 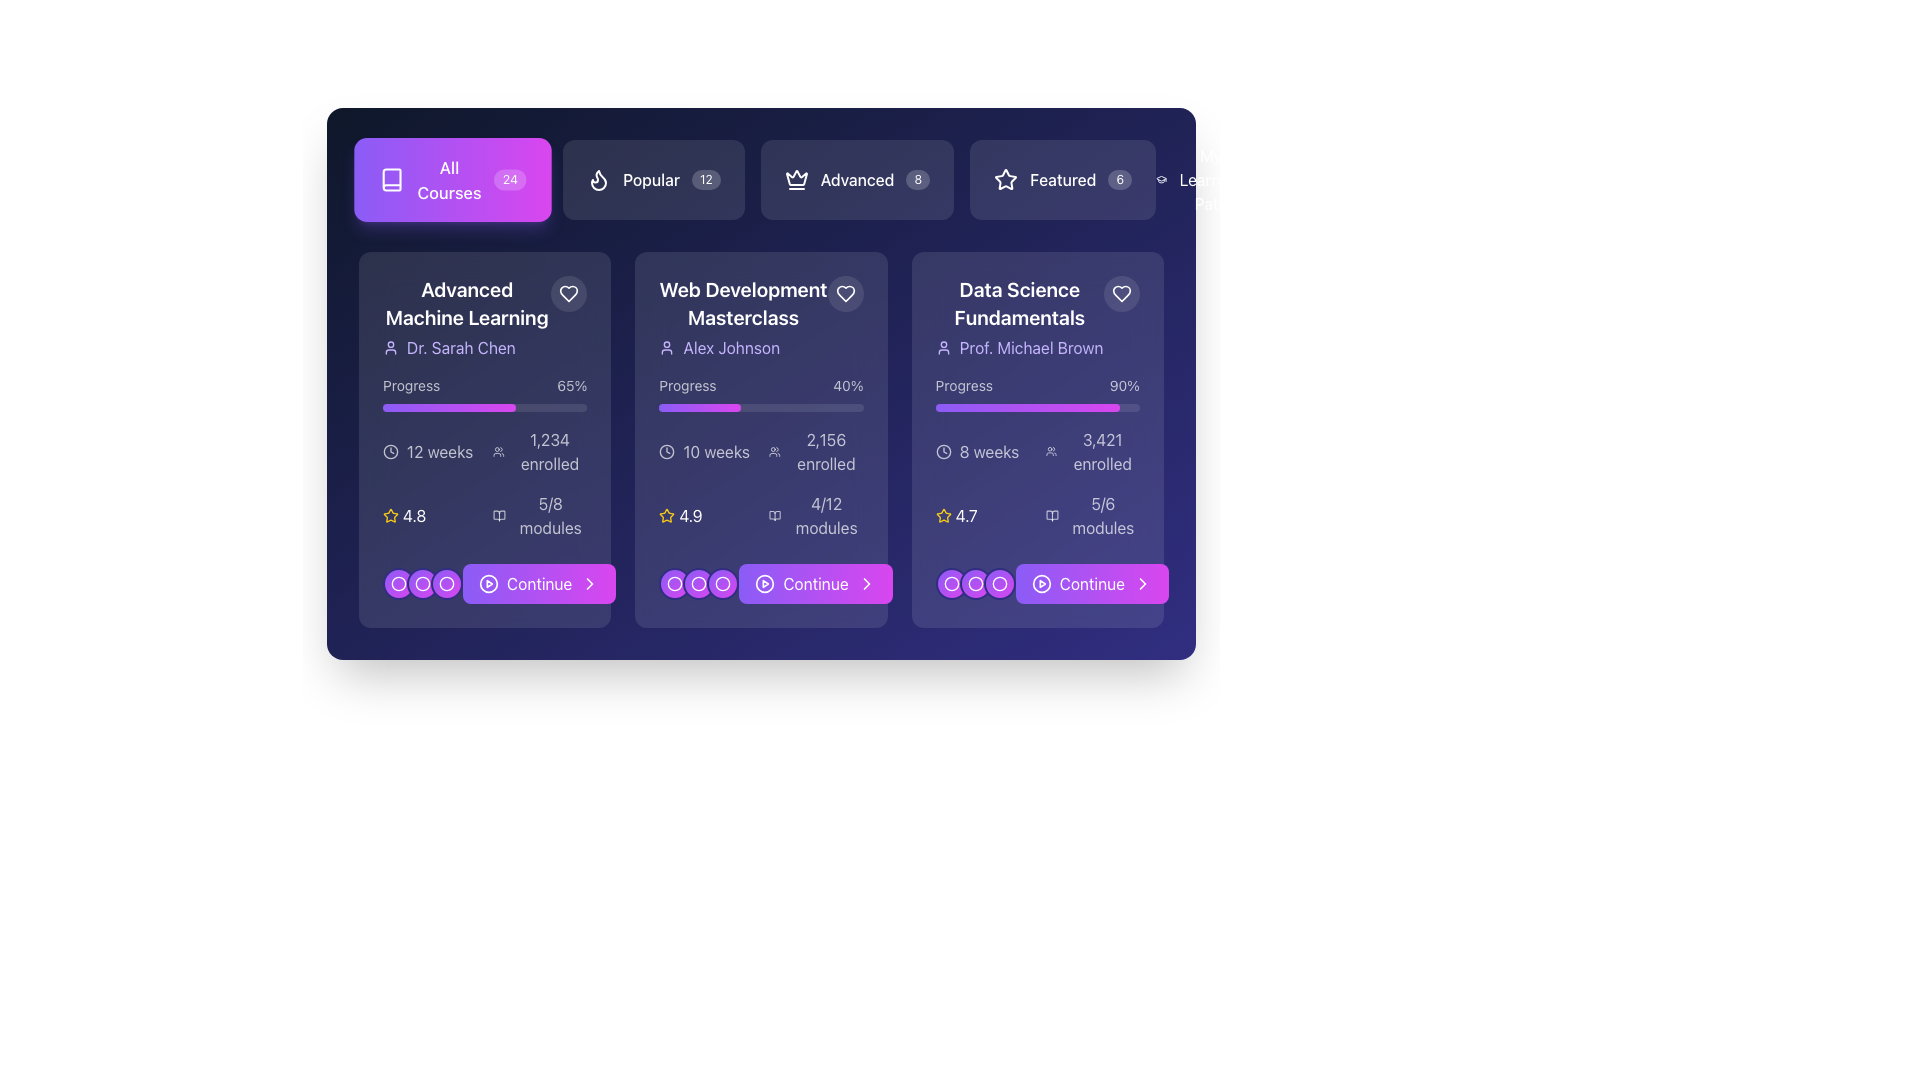 I want to click on the star-shaped icon outlined in white located within the 'Featured' button, which includes the text 'Featured' and a numerical badge '6'. The icon is positioned on the left side of the button, so click(x=1006, y=180).